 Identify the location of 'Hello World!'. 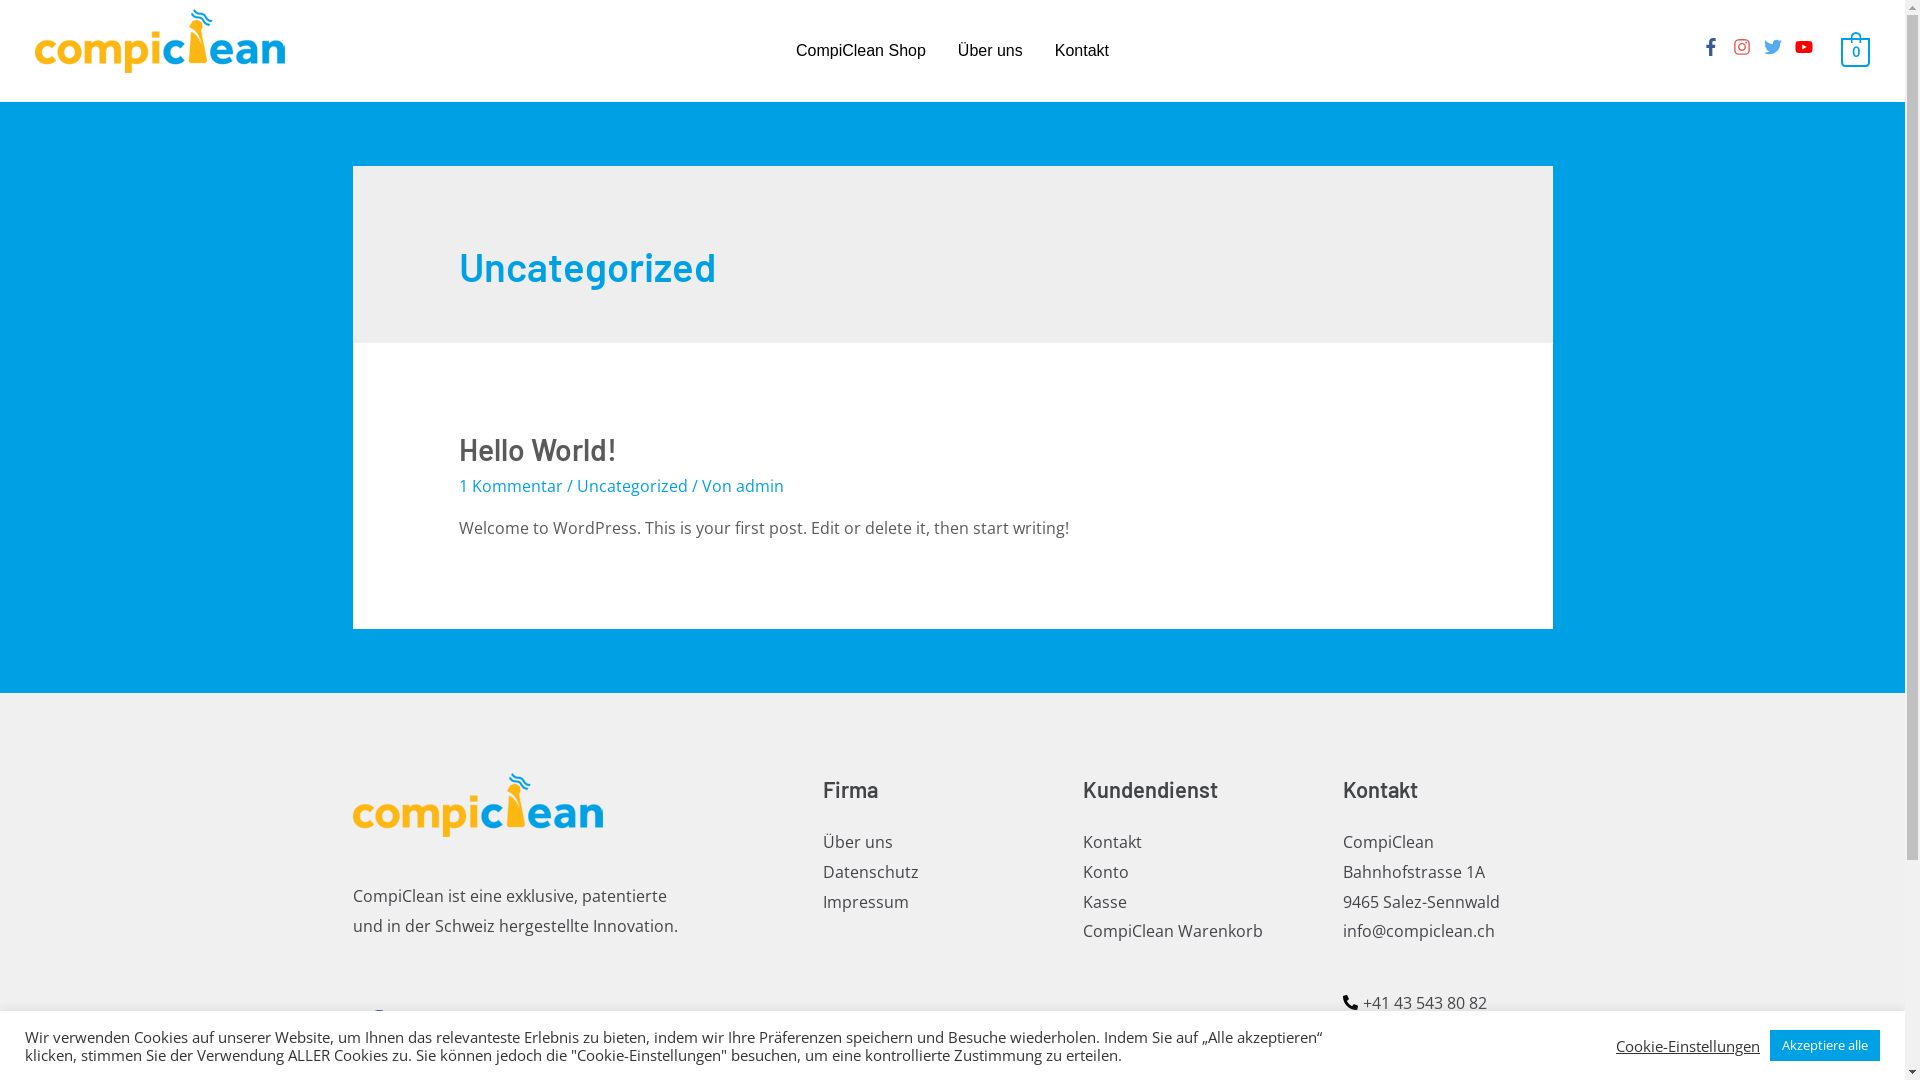
(537, 447).